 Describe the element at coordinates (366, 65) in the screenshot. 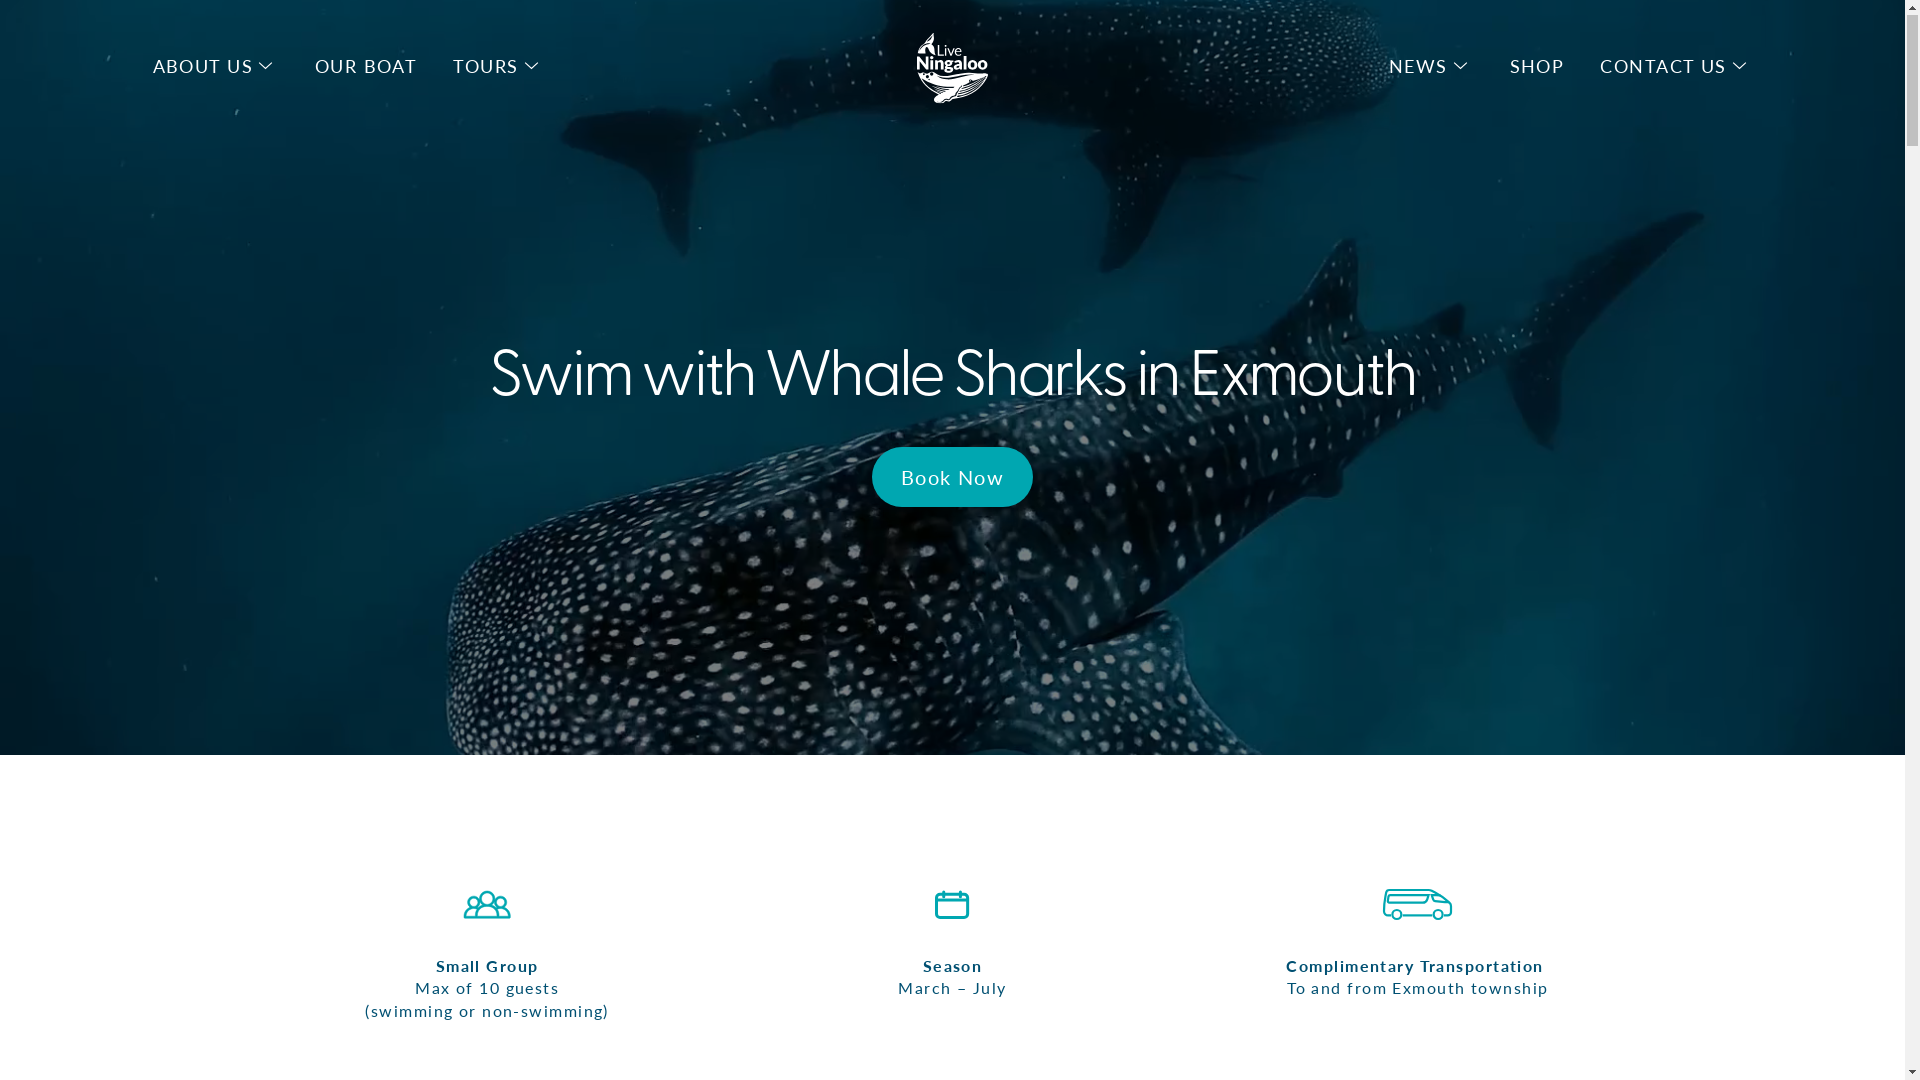

I see `'OUR BOAT'` at that location.